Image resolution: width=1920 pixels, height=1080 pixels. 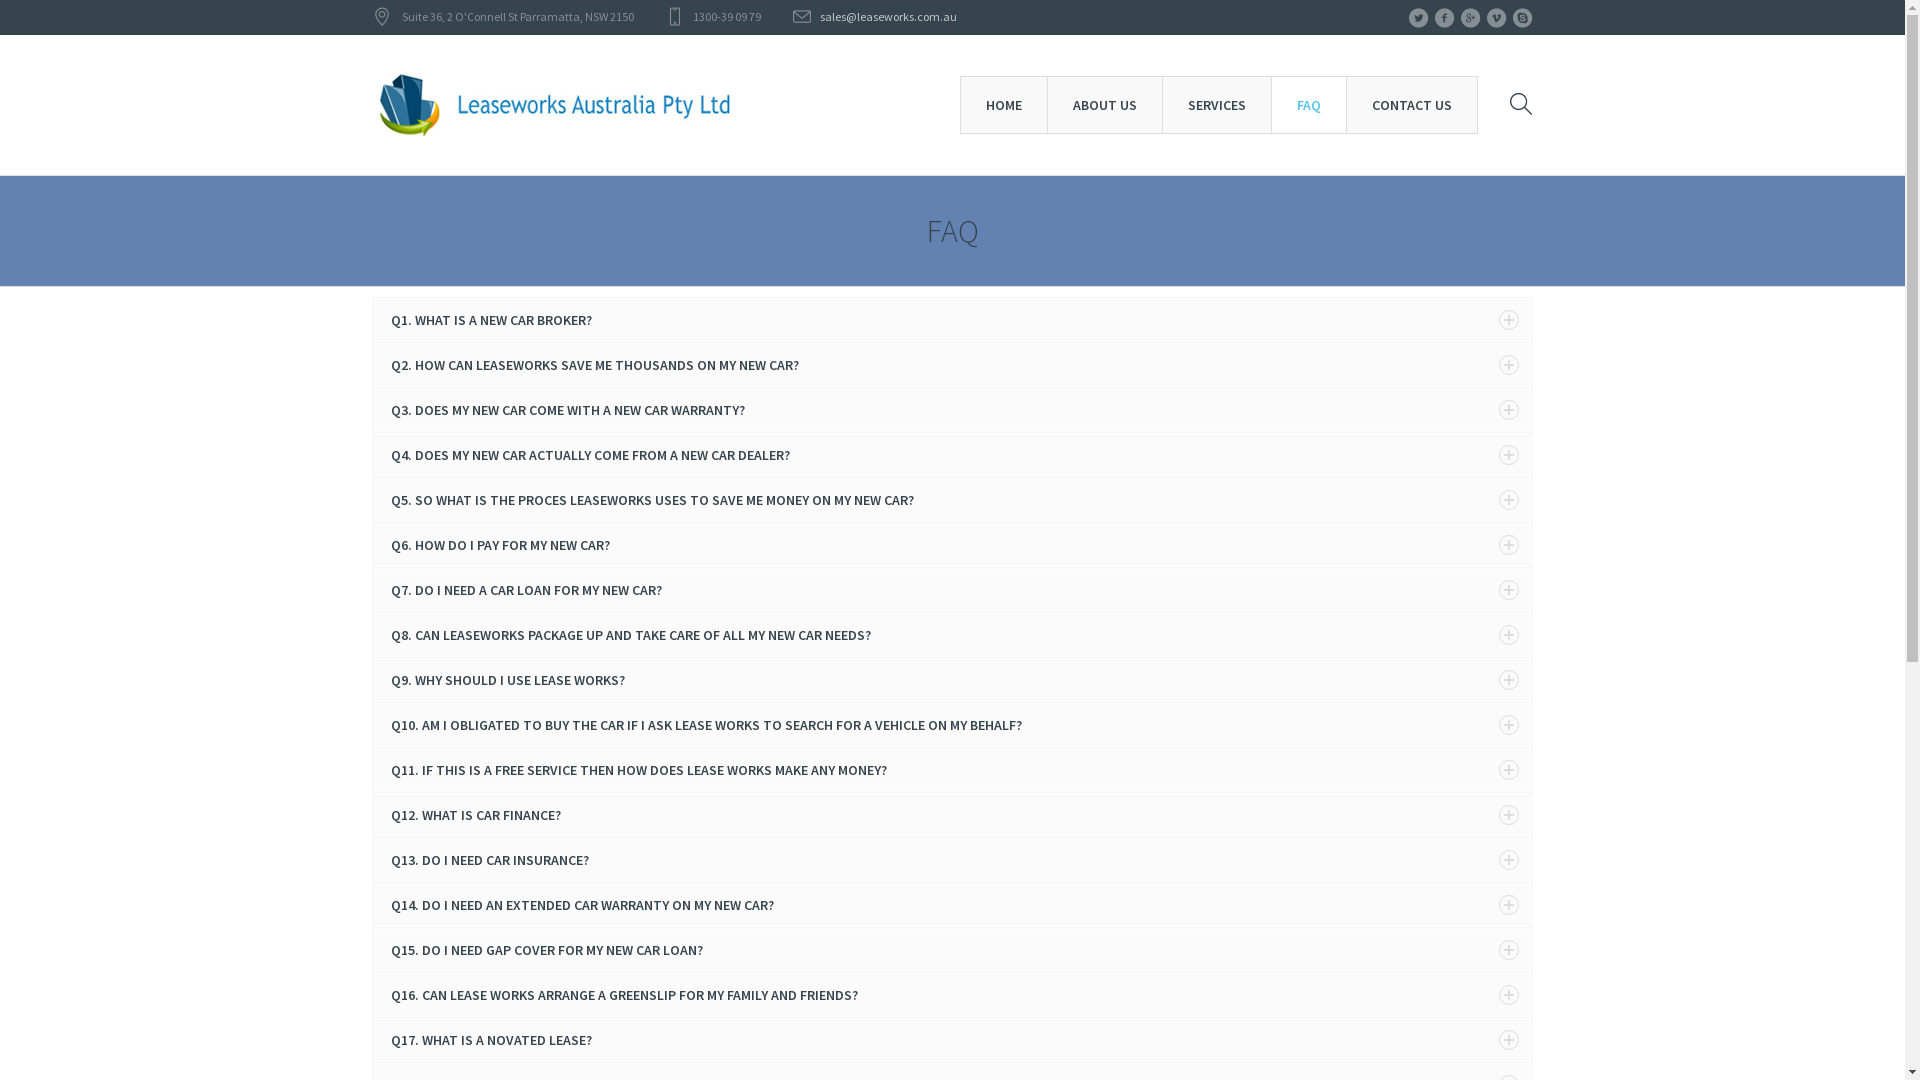 I want to click on 'sales@leaseworks.com.au', so click(x=820, y=16).